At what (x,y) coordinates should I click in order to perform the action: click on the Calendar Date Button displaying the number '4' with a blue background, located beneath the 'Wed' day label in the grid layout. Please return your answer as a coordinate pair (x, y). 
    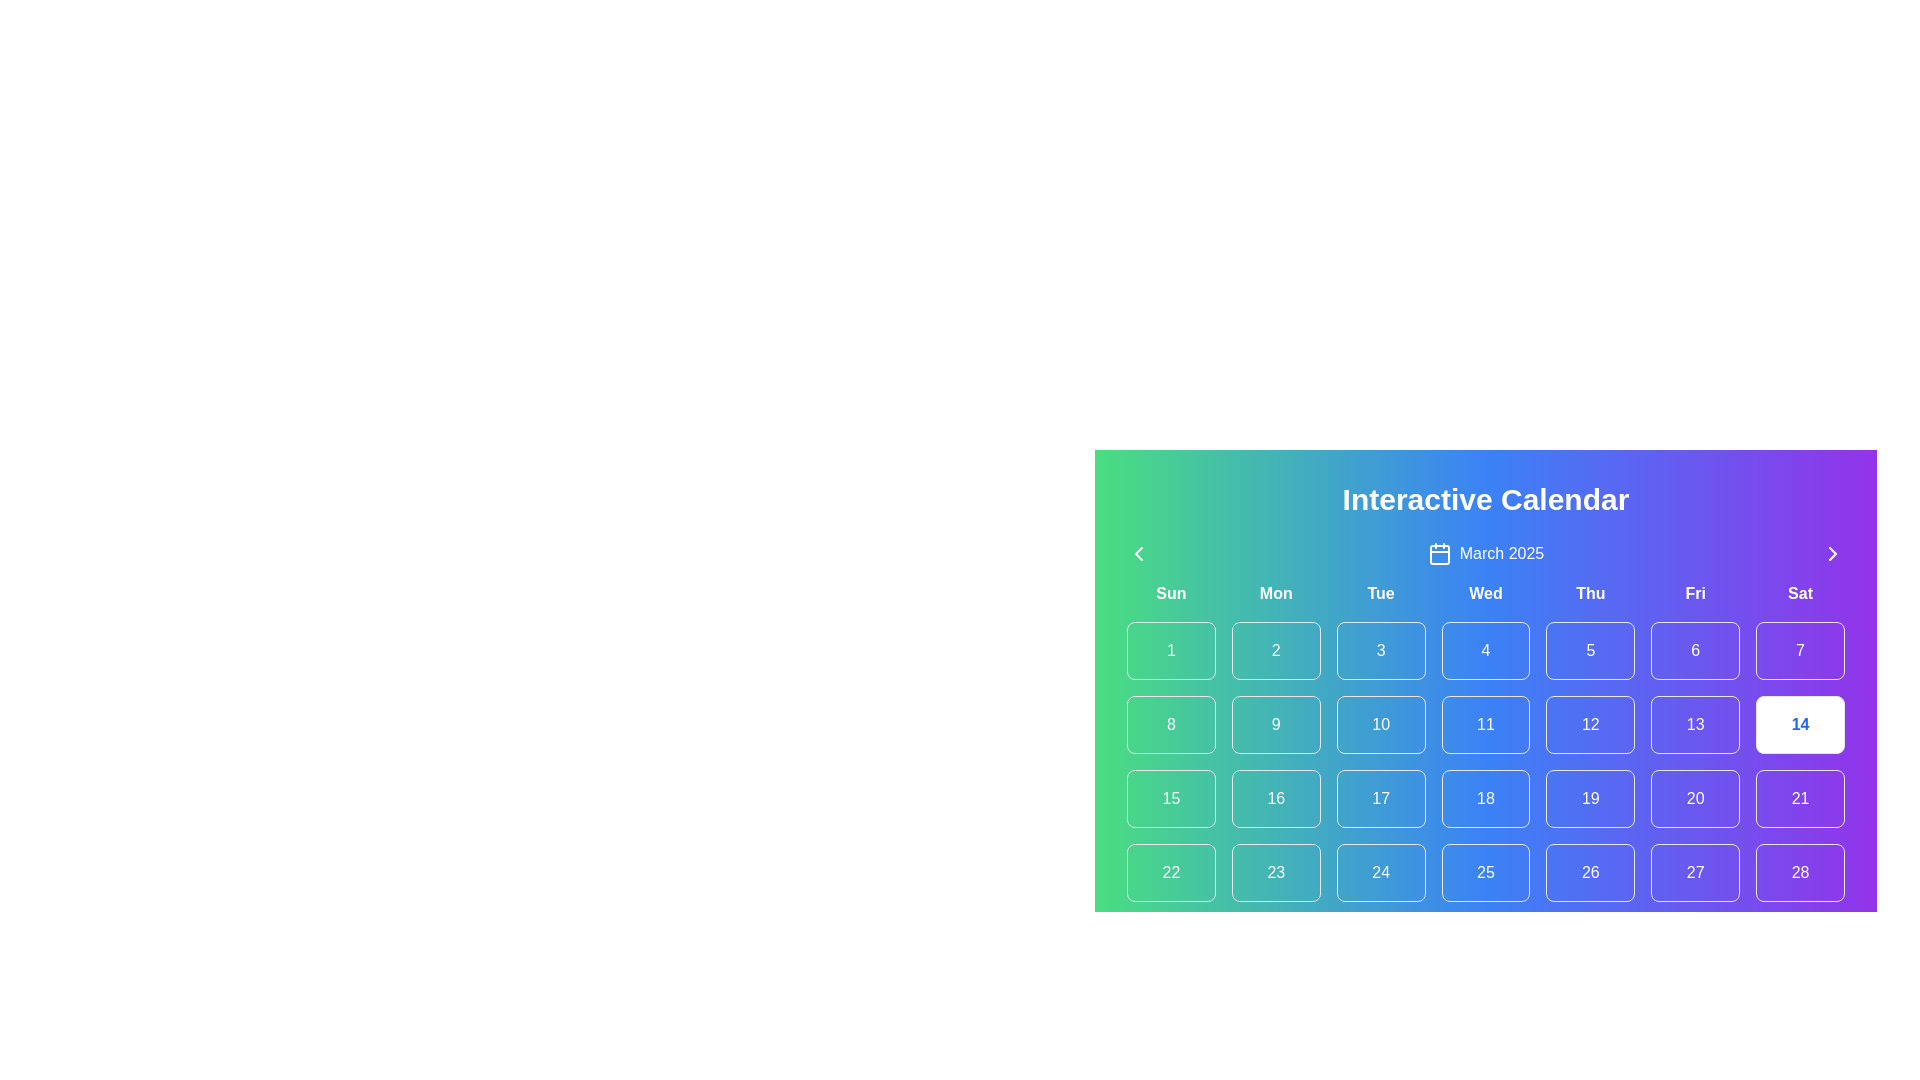
    Looking at the image, I should click on (1486, 651).